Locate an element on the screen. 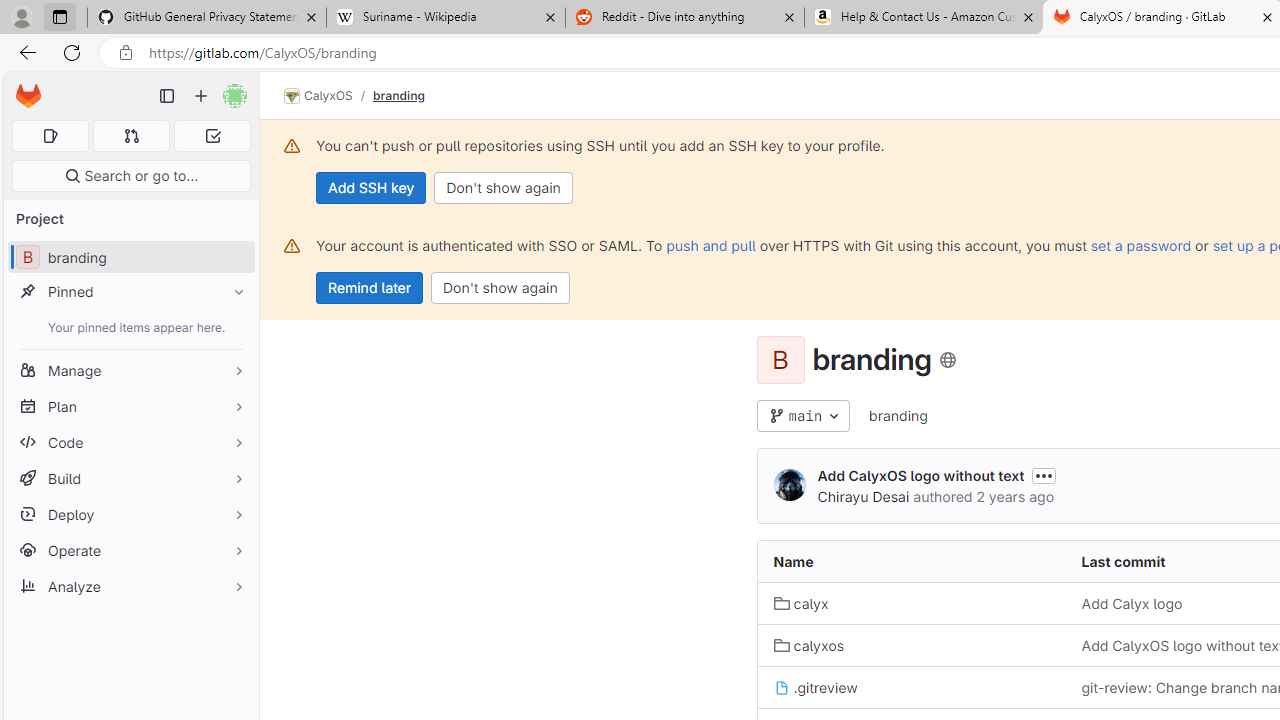 Image resolution: width=1280 pixels, height=720 pixels. 'Merge requests 0' is located at coordinates (130, 135).